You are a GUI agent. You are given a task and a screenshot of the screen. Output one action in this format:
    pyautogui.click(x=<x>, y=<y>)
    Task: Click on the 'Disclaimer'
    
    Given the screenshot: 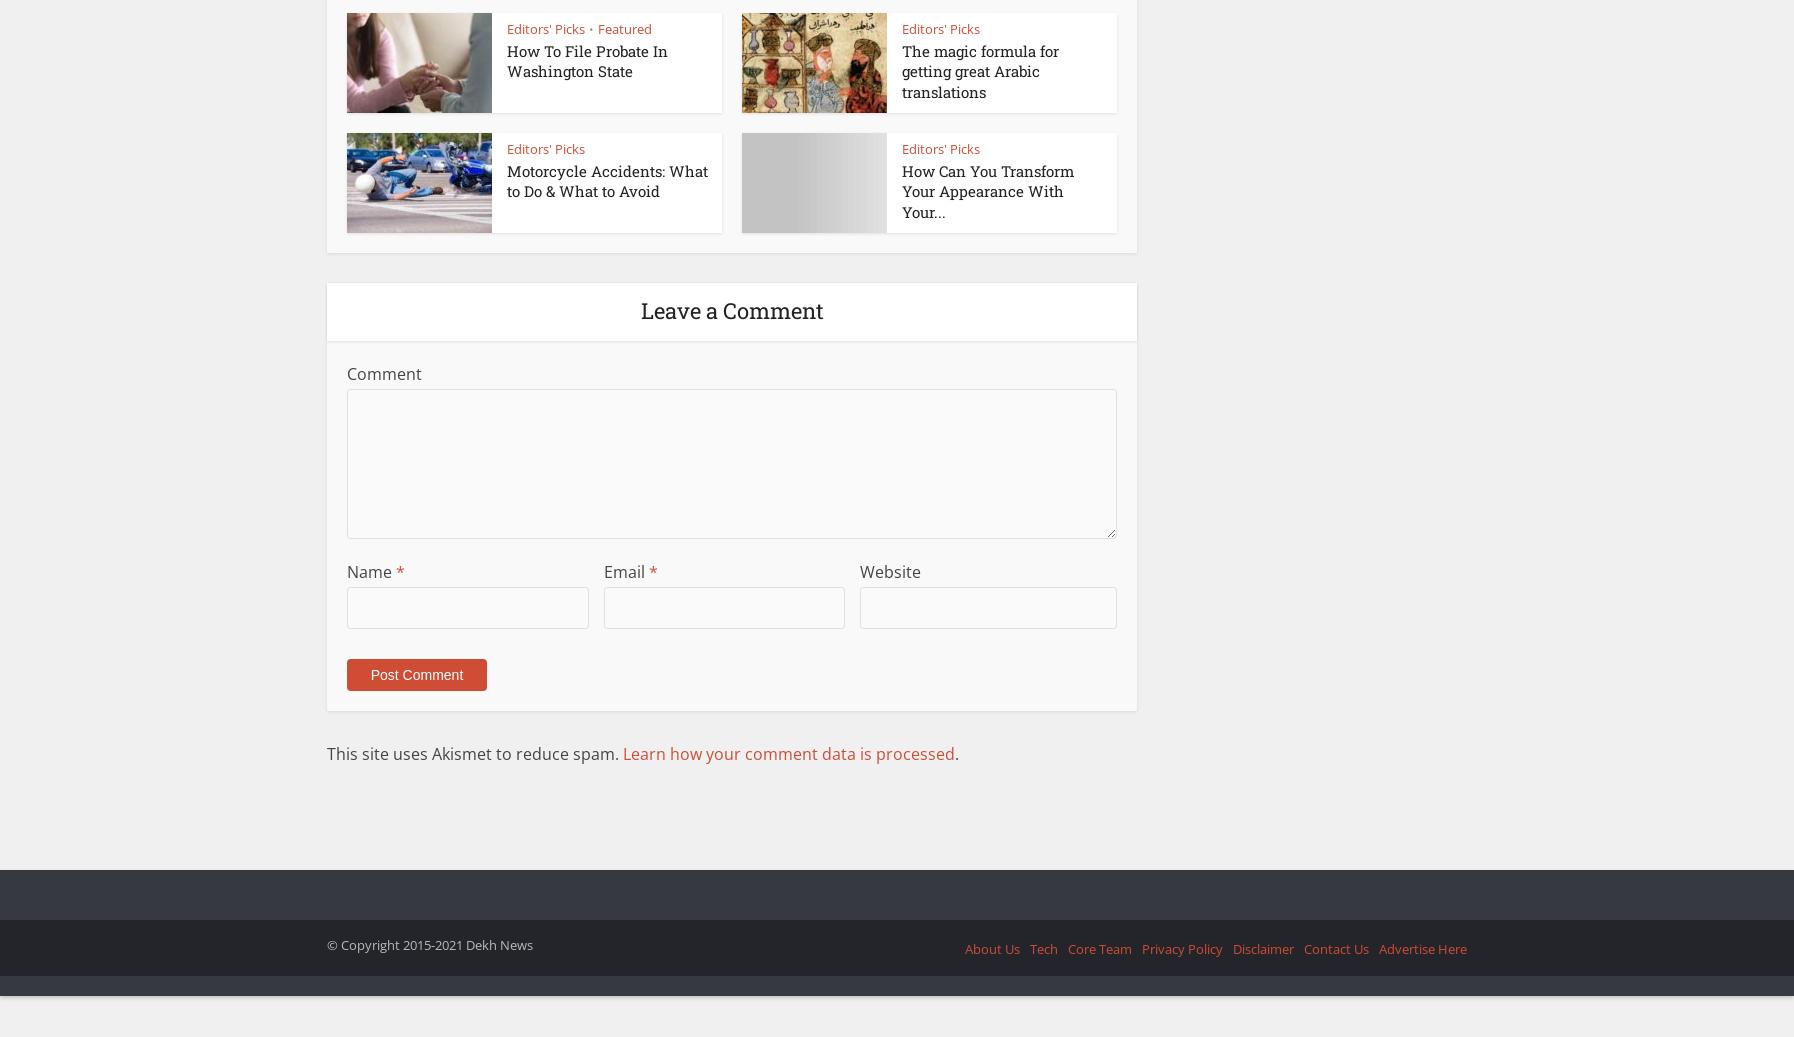 What is the action you would take?
    pyautogui.click(x=1262, y=948)
    